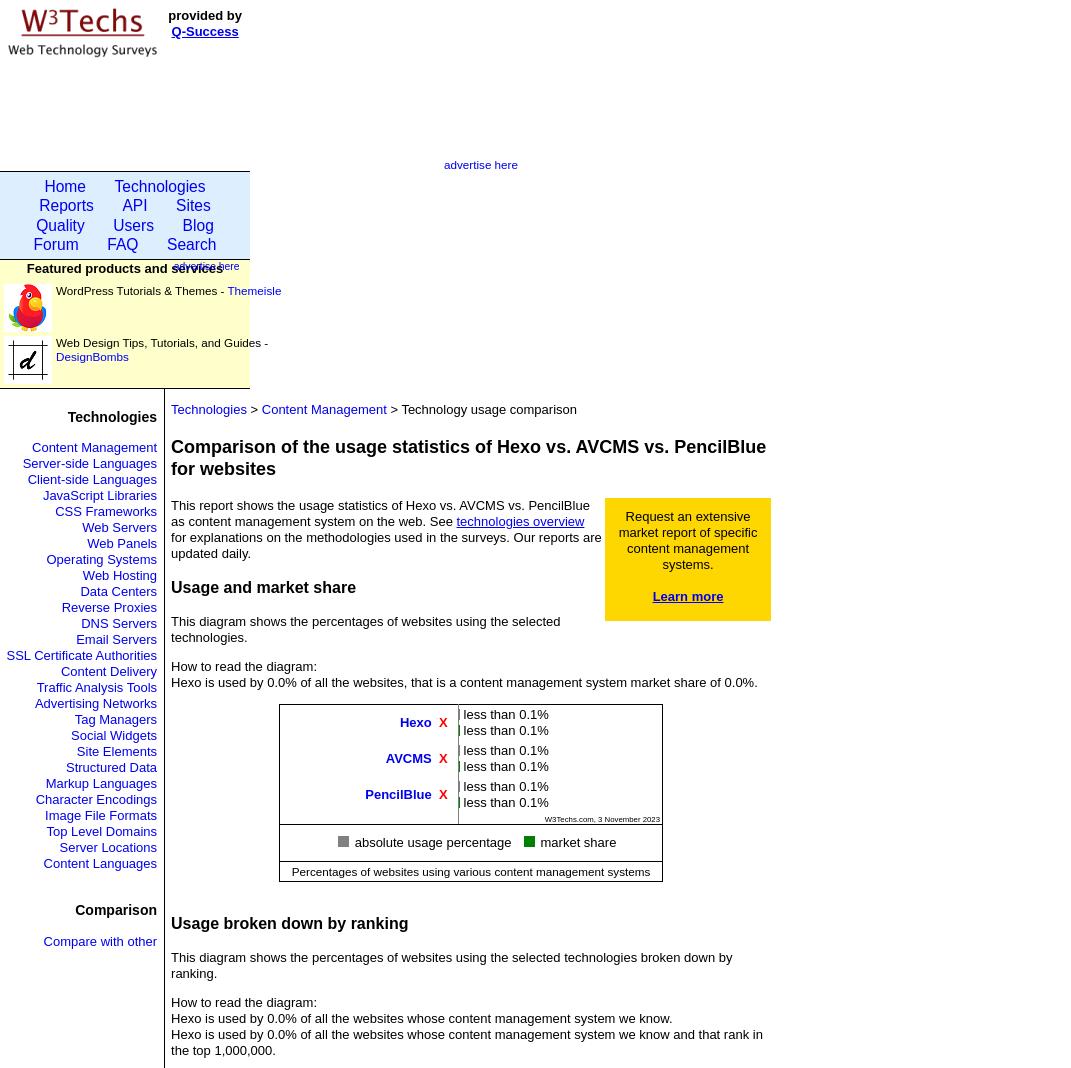 The width and height of the screenshot is (1071, 1068). I want to click on 'Operating Systems', so click(45, 558).